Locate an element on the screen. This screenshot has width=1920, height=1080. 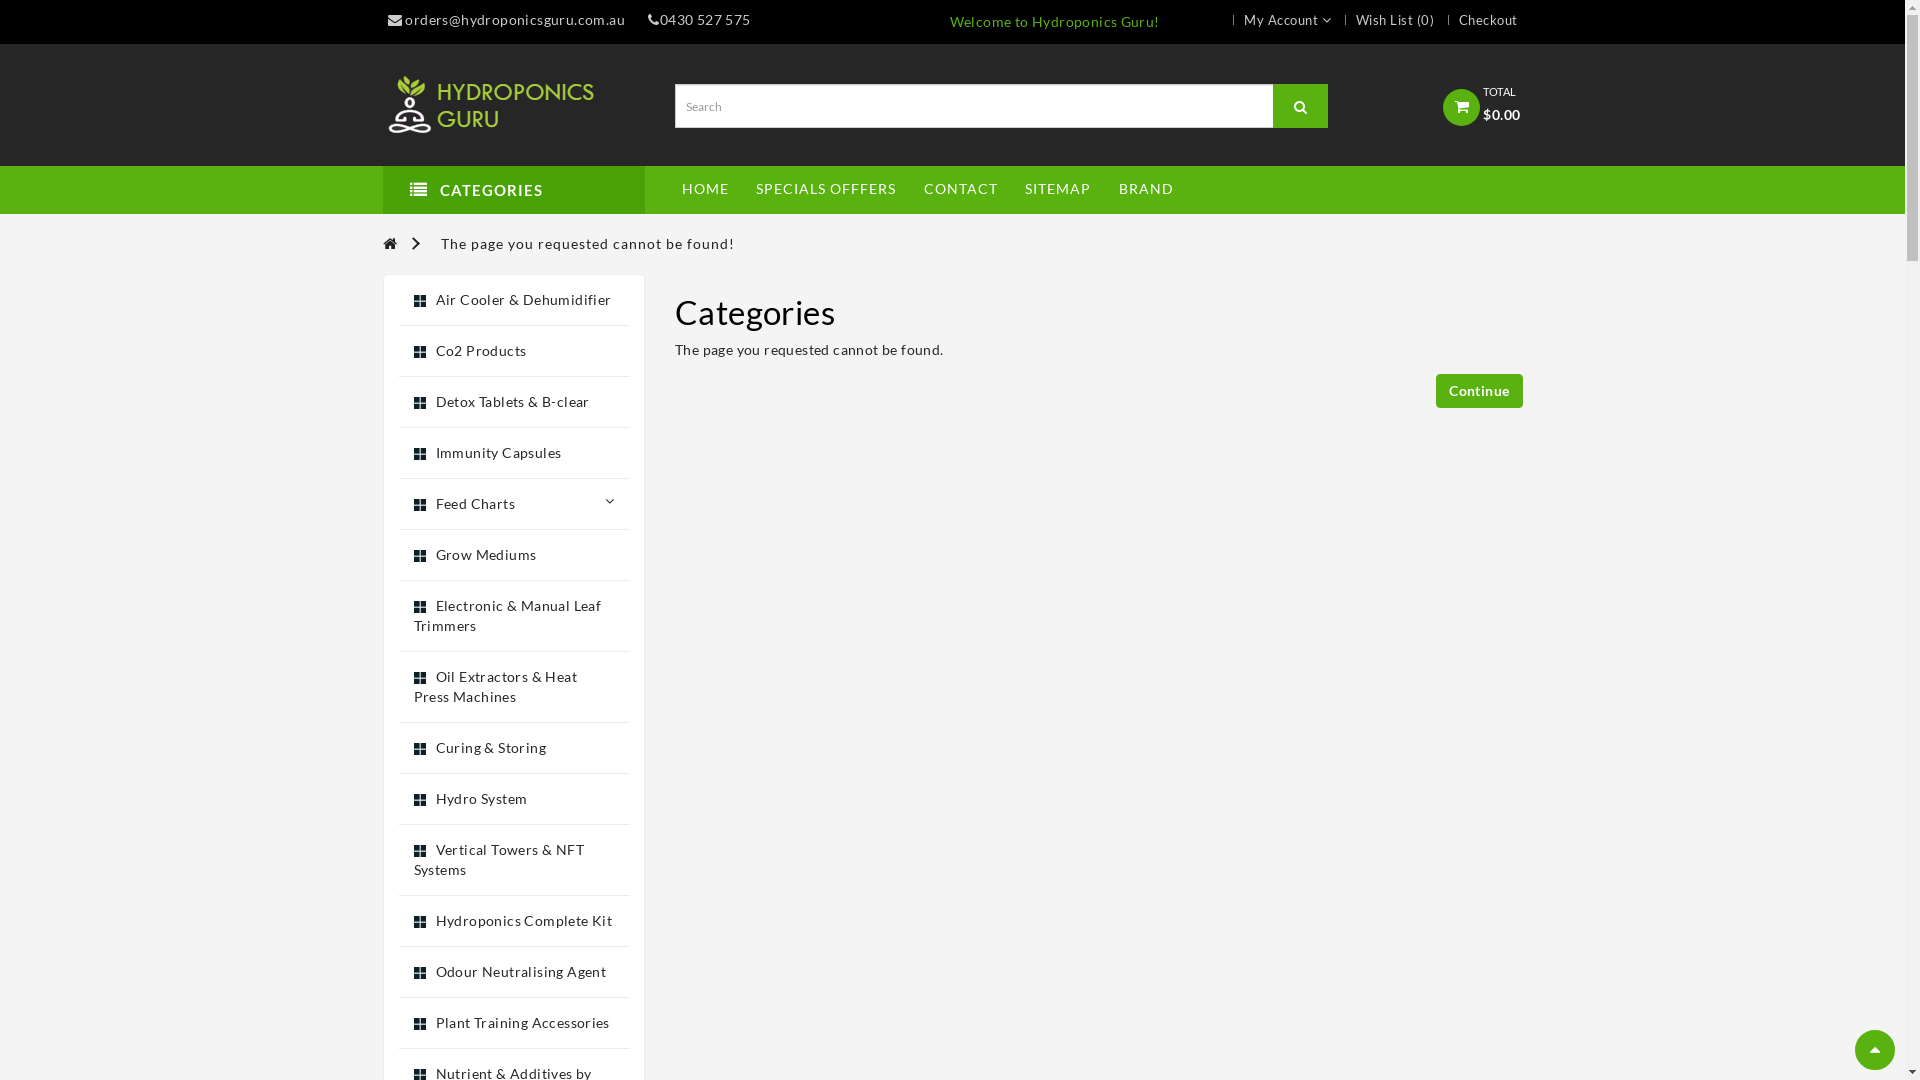
'Hydroponics Guru' is located at coordinates (382, 104).